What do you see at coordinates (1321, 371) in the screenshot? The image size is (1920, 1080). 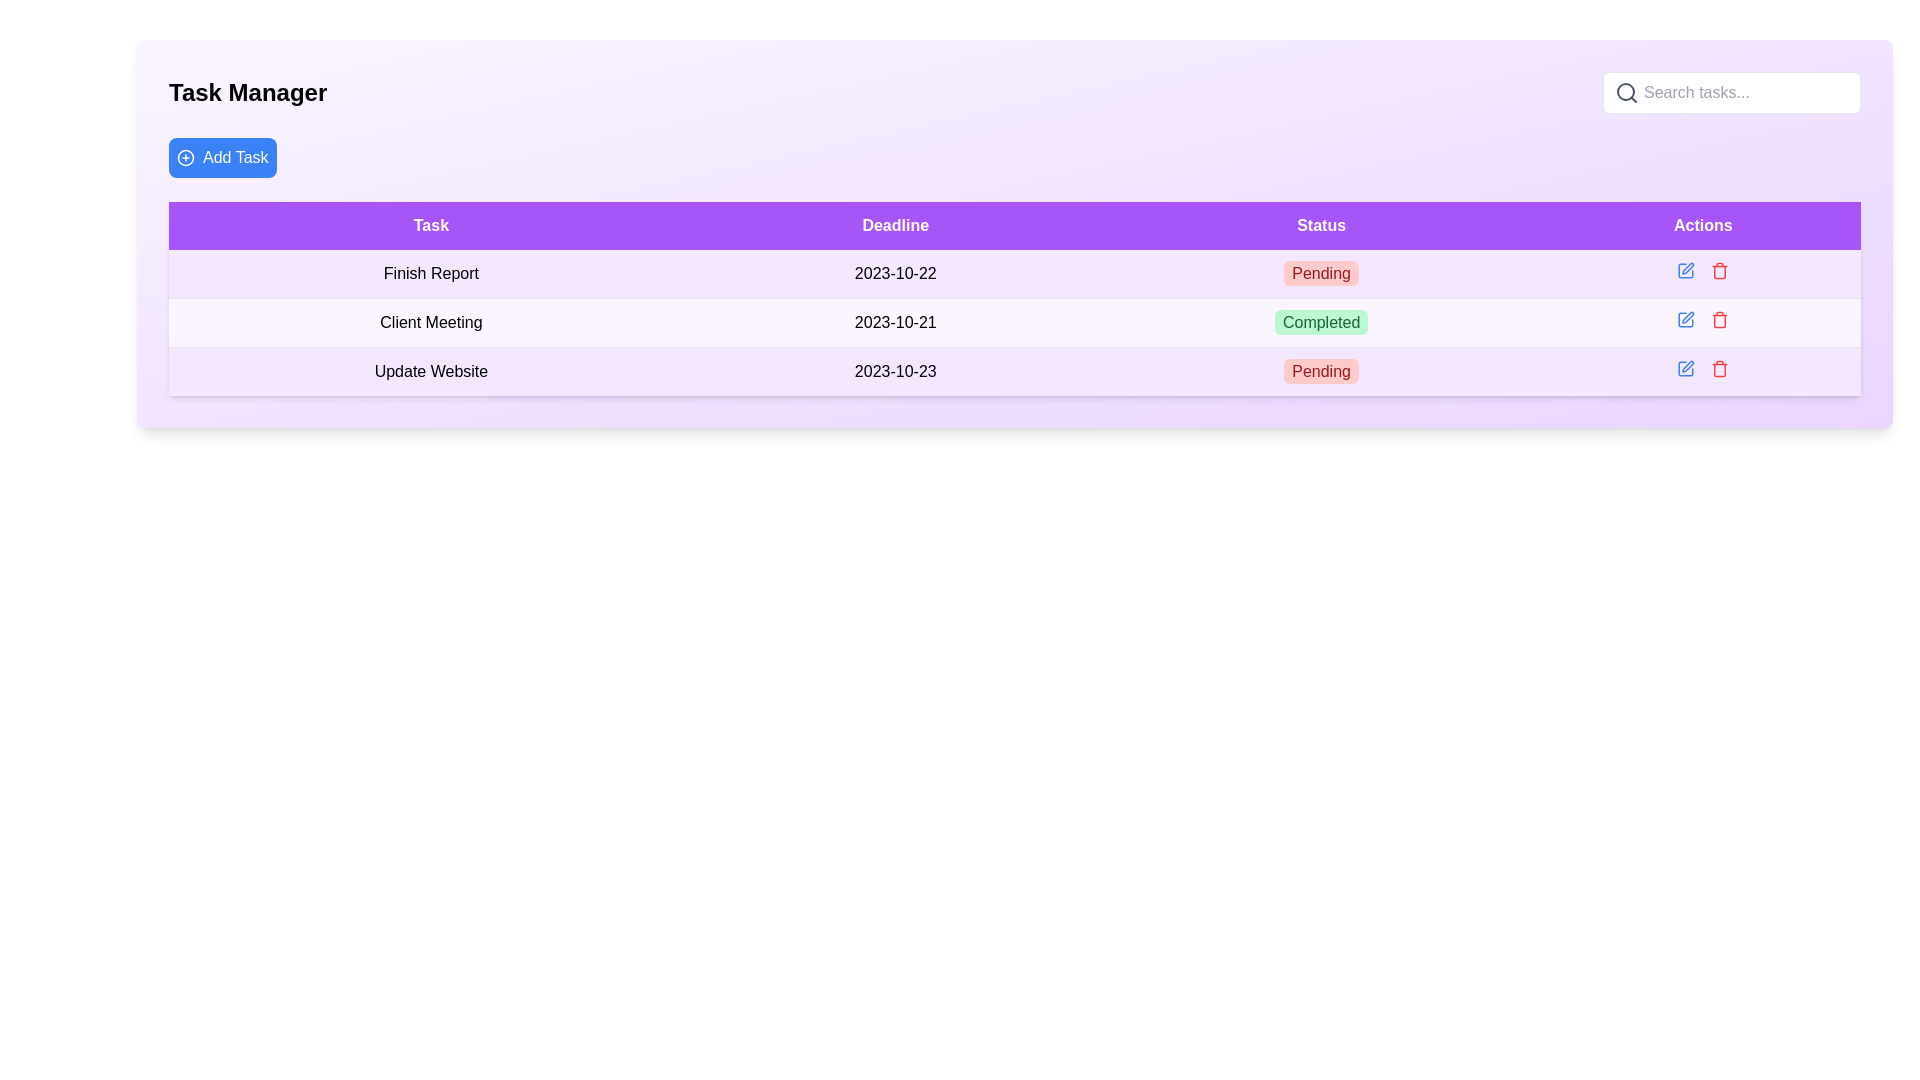 I see `the 'Pending' label displayed in a red rectangle located in the 'Status' column of the 'Update Website' row in the table` at bounding box center [1321, 371].